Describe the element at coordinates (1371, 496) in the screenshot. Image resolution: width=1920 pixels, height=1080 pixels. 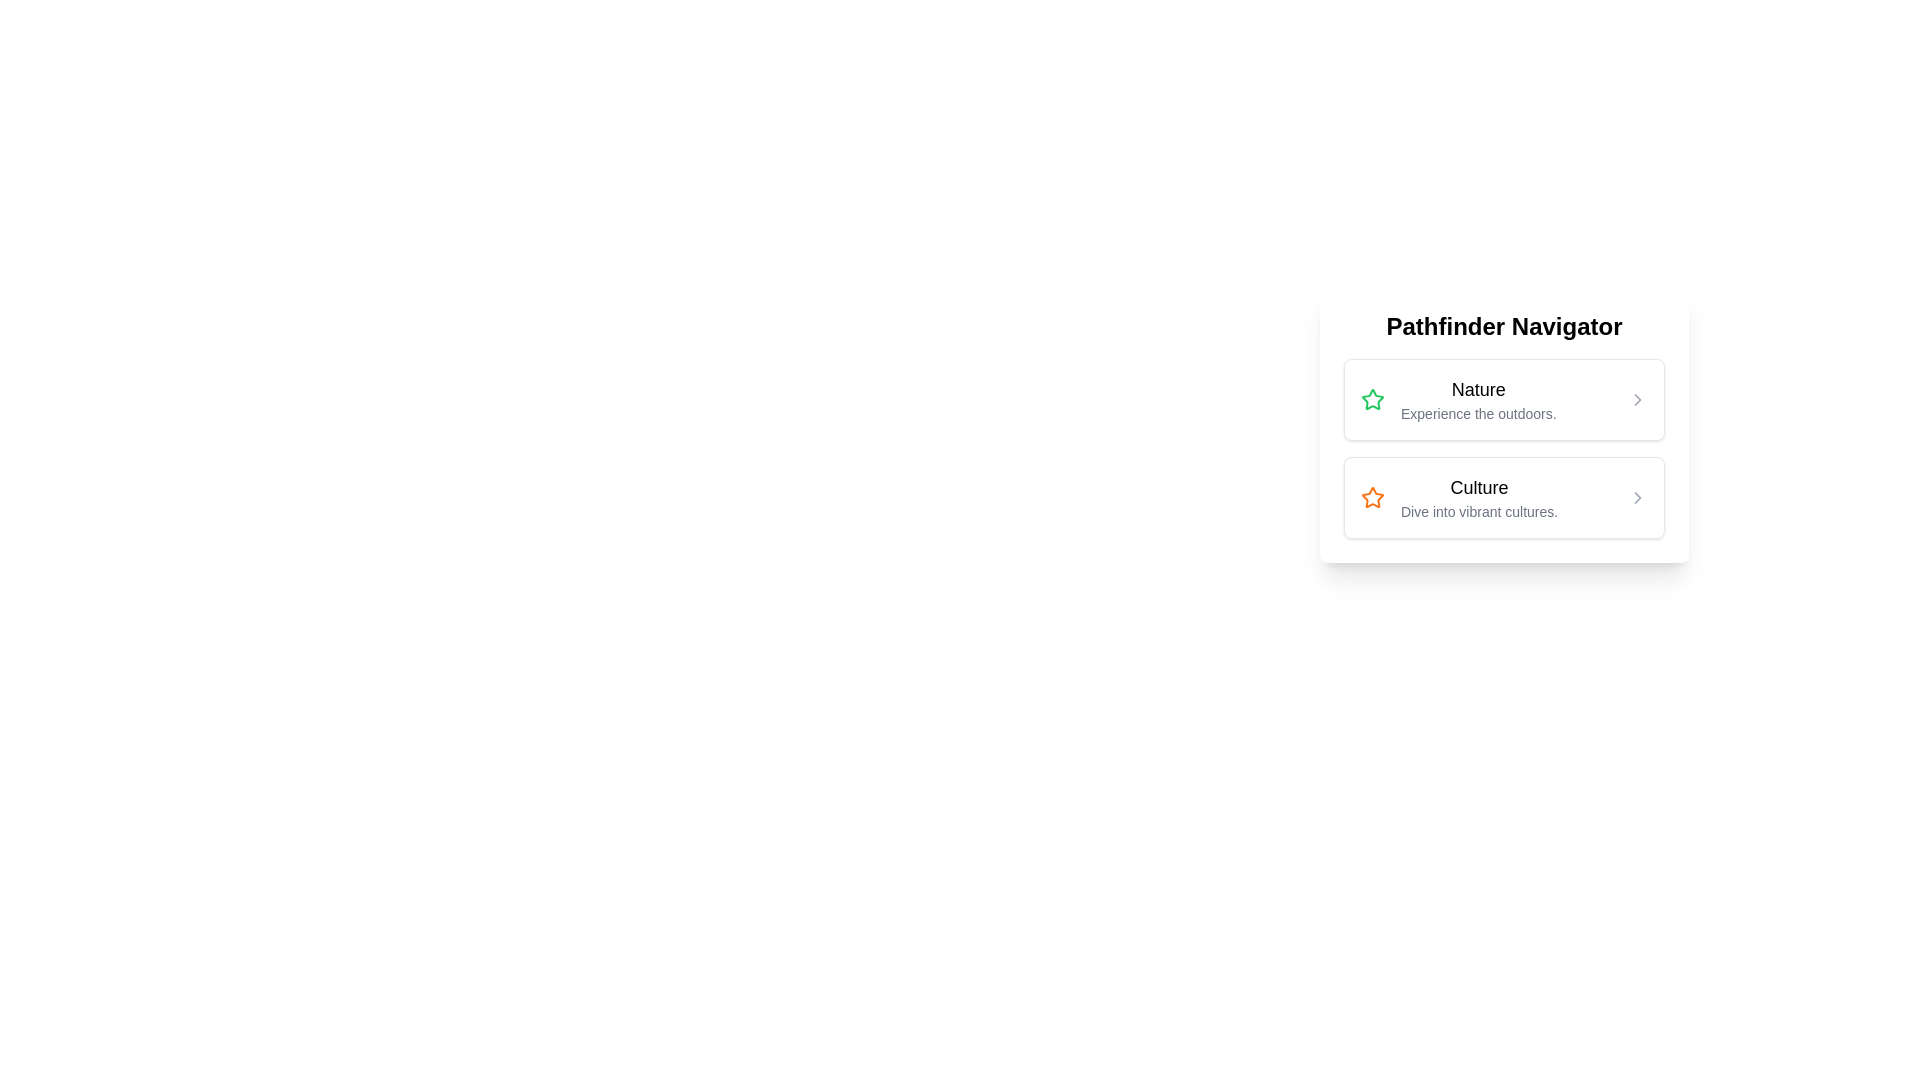
I see `the star-shaped icon with an orange stroke located beside the text 'Culture' in the 'Pathfinder Navigator' panel` at that location.